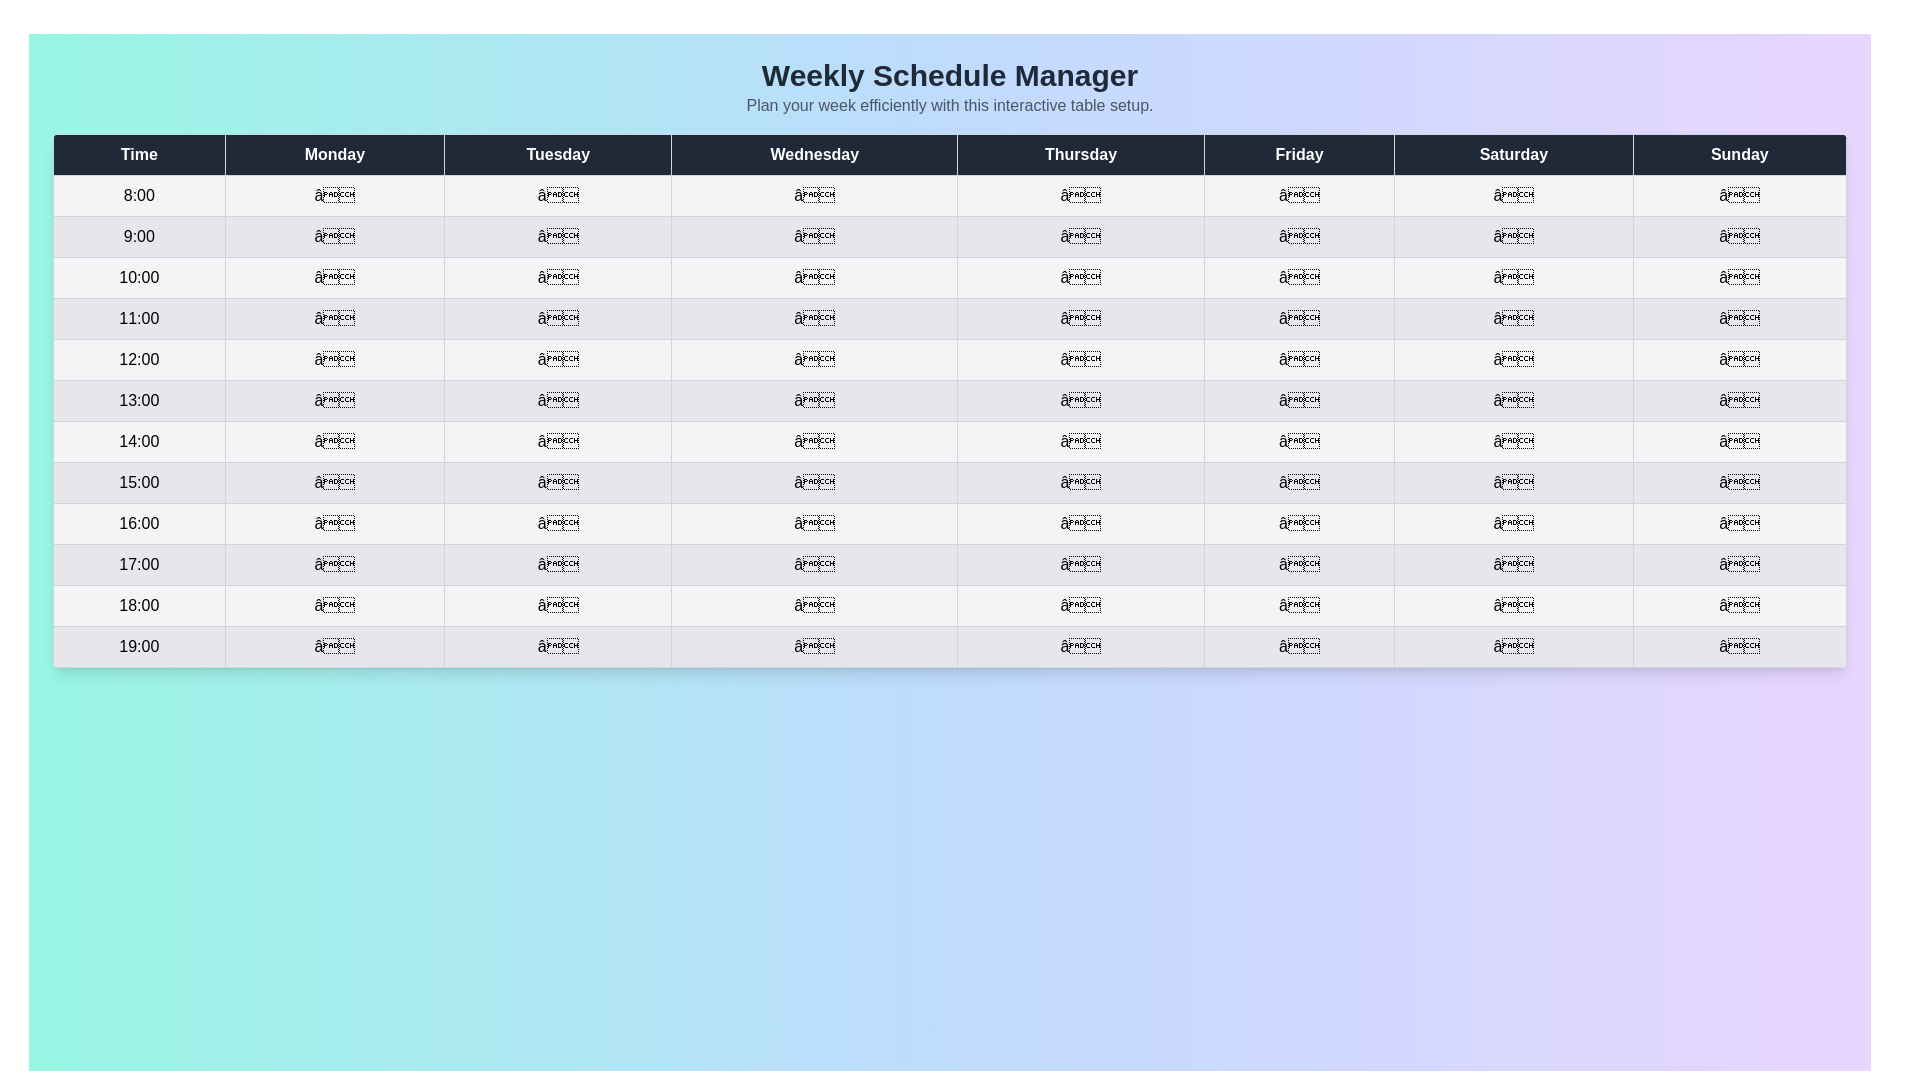  Describe the element at coordinates (558, 153) in the screenshot. I see `the header of the column labeled Tuesday to sort it` at that location.